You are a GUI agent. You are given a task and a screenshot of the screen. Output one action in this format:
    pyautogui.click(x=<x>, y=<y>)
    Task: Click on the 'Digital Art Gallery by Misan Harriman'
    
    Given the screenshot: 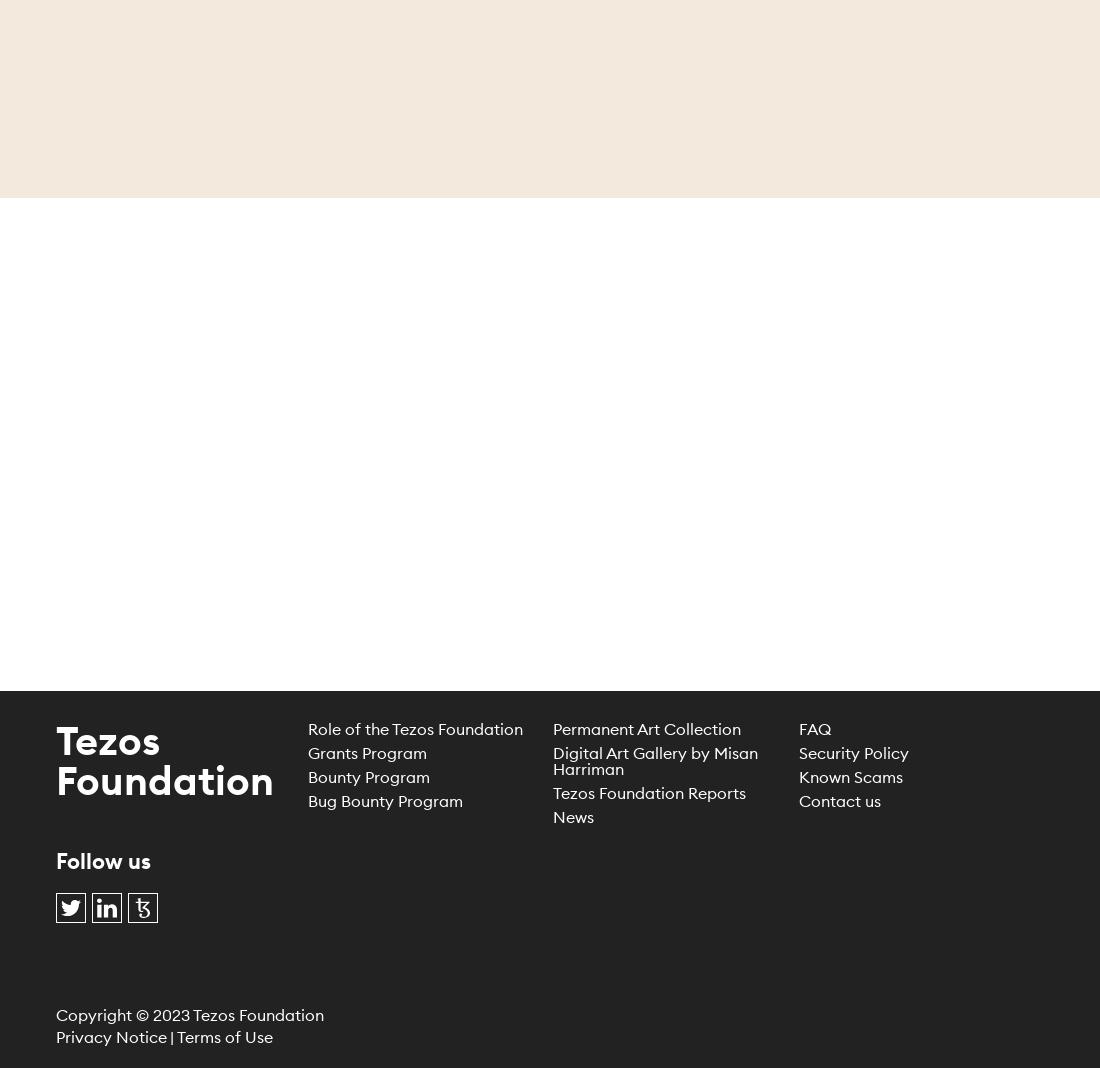 What is the action you would take?
    pyautogui.click(x=551, y=759)
    